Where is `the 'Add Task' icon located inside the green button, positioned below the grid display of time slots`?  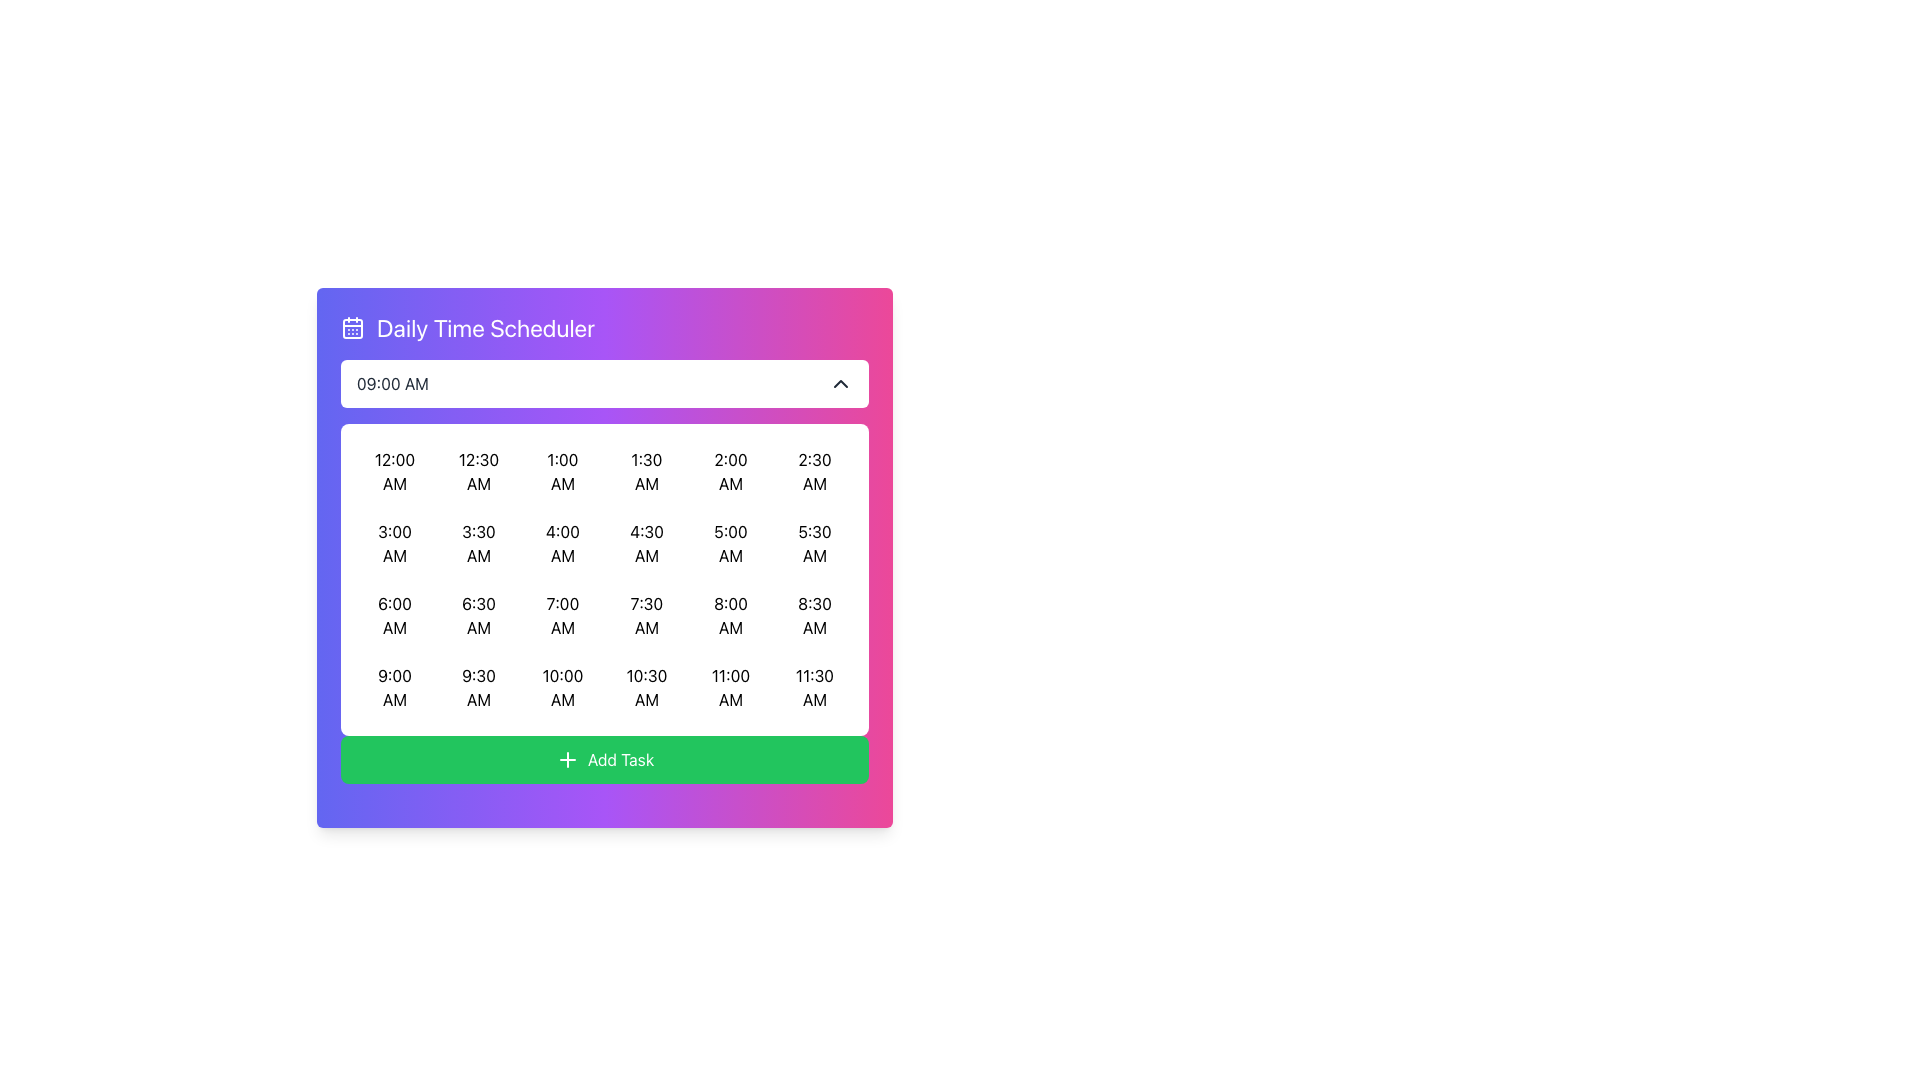
the 'Add Task' icon located inside the green button, positioned below the grid display of time slots is located at coordinates (566, 759).